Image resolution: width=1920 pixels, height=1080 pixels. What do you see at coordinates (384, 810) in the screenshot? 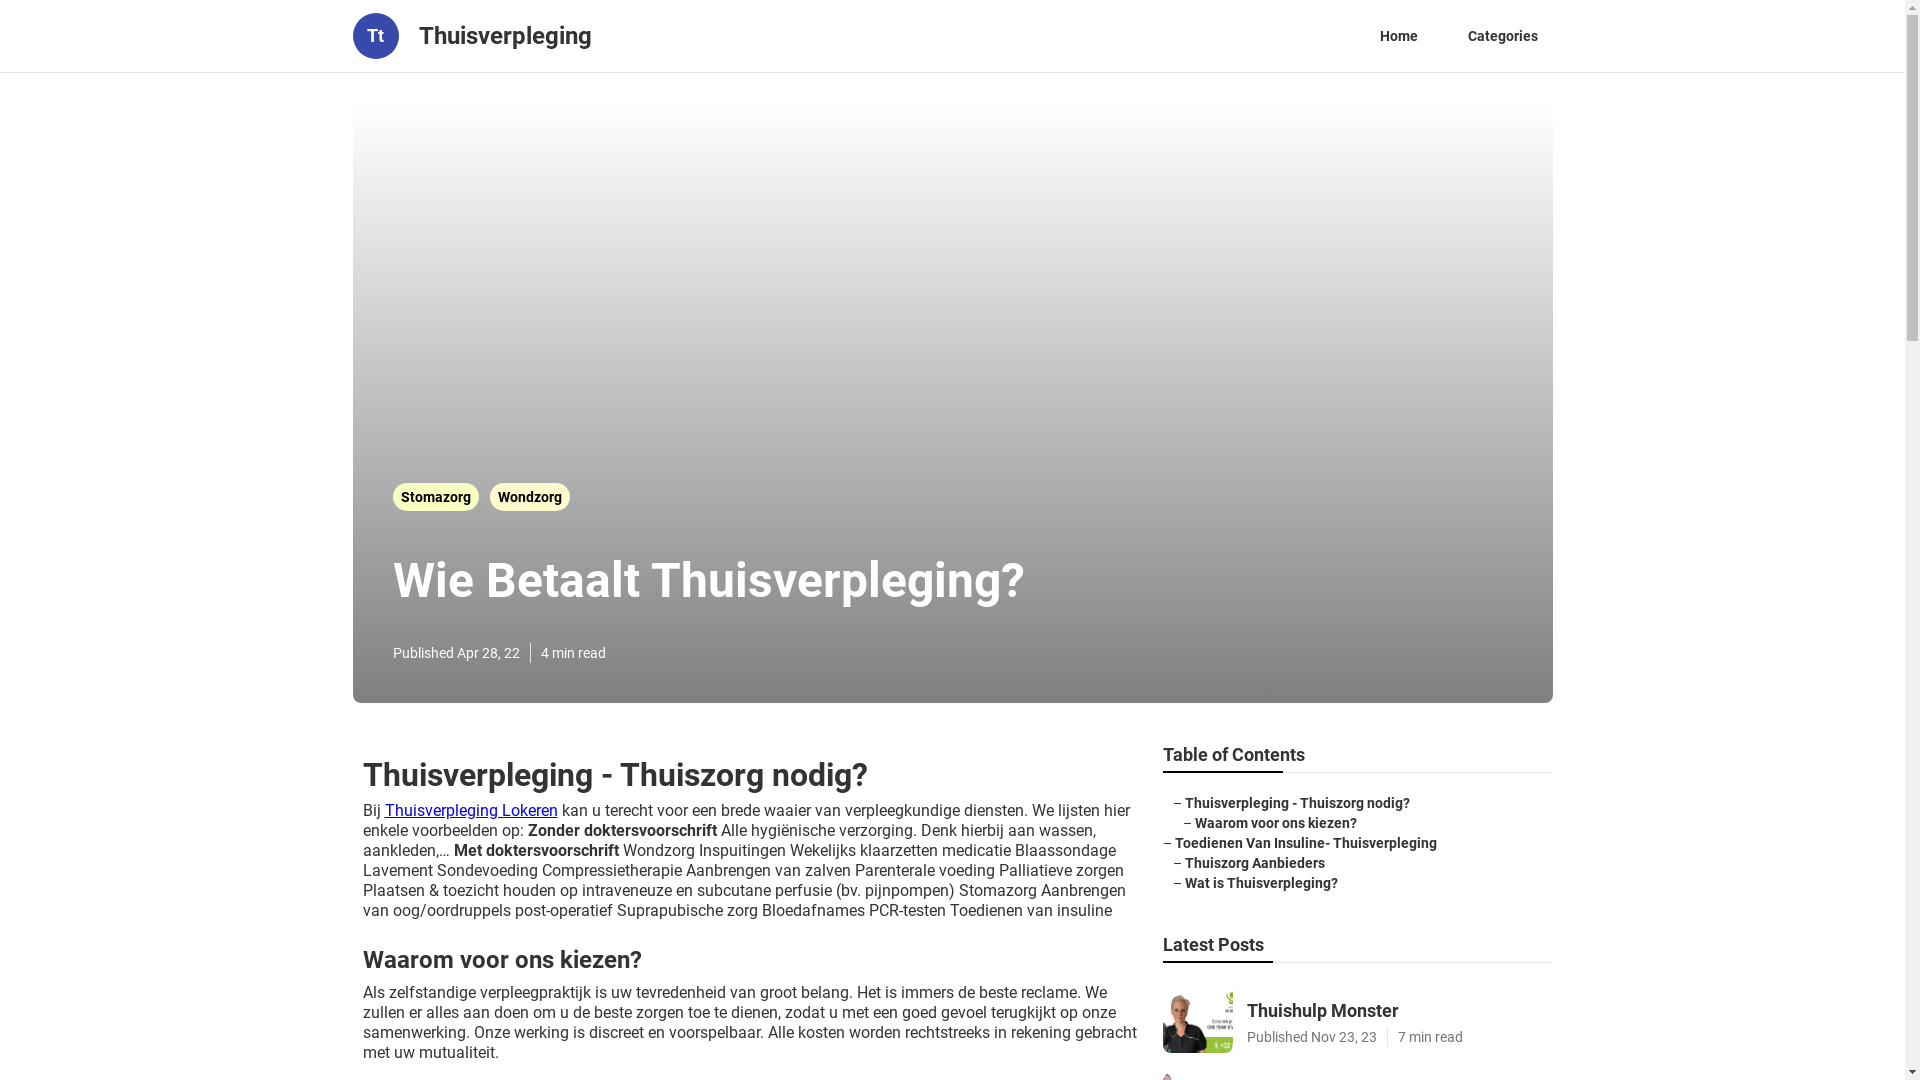
I see `'Thuisverpleging Lokeren'` at bounding box center [384, 810].